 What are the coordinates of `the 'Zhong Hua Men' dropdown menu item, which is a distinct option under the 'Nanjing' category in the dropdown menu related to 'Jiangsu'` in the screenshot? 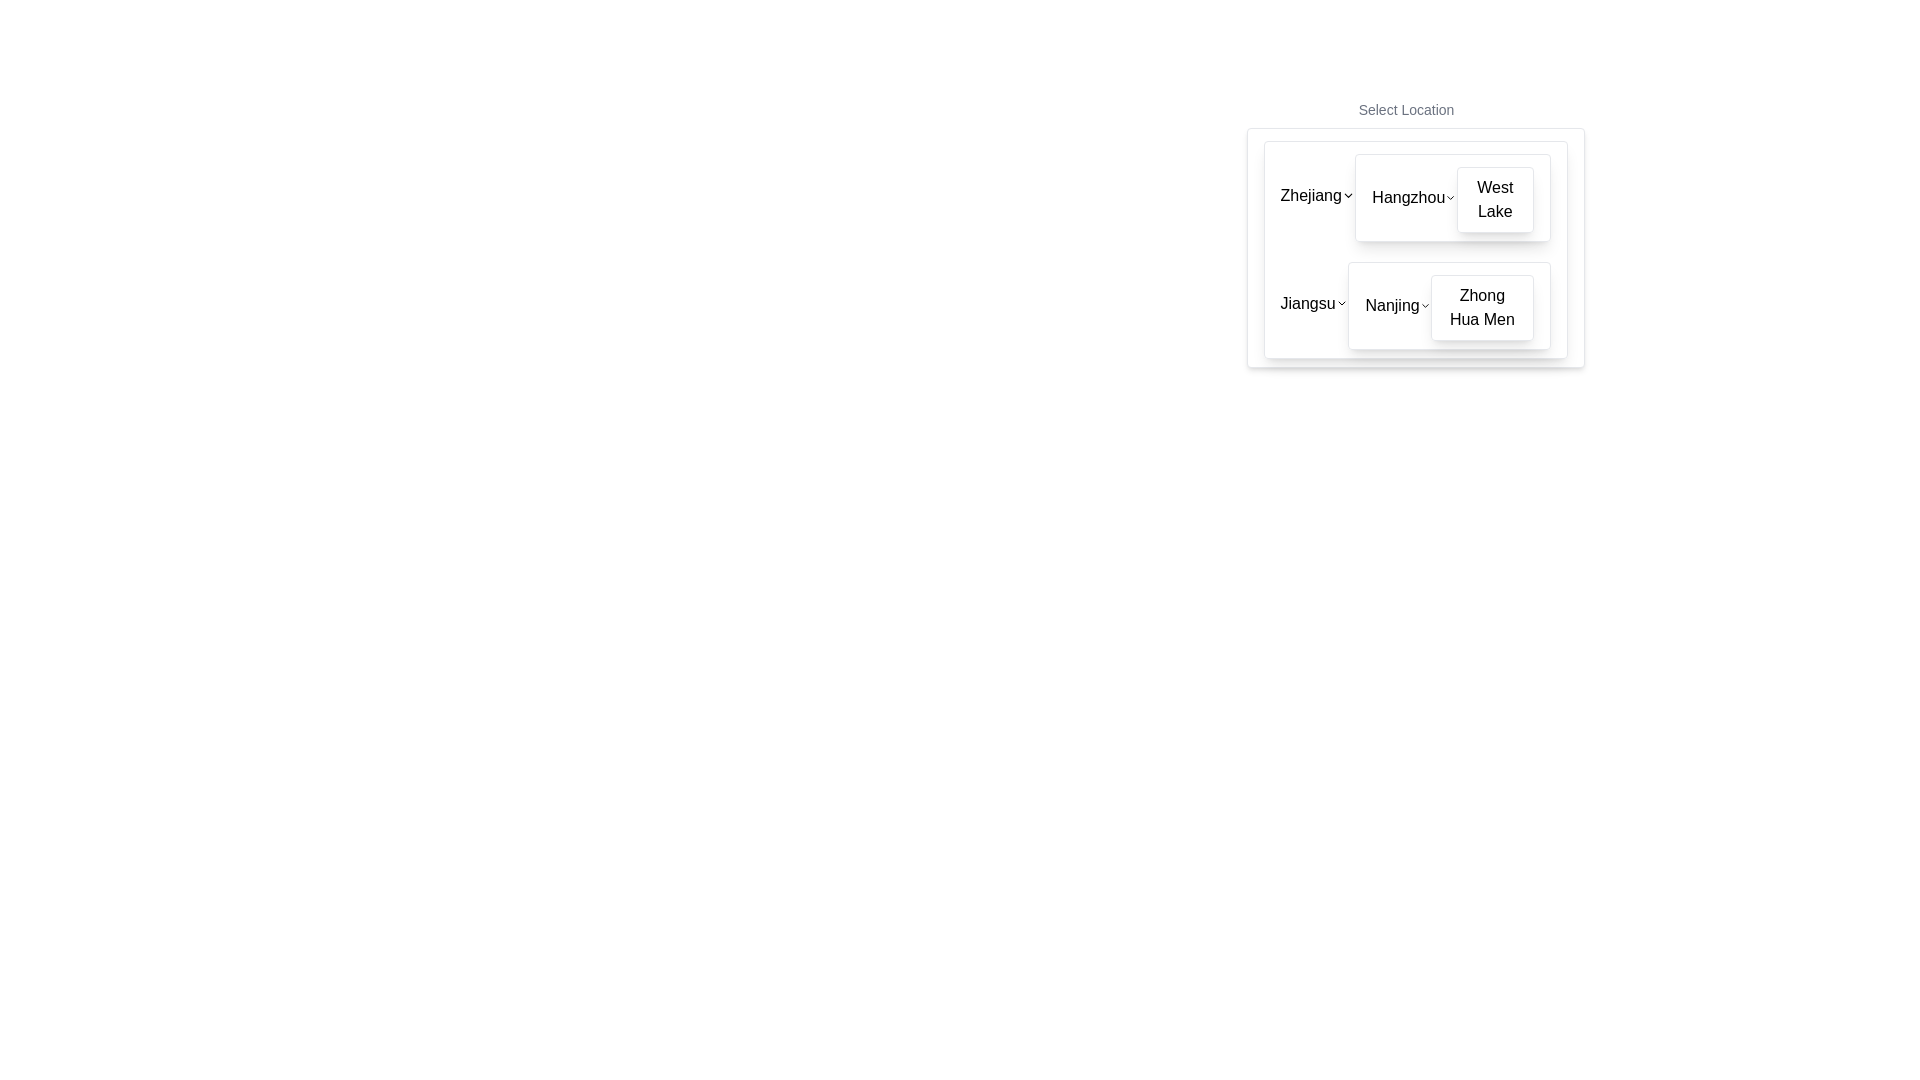 It's located at (1482, 308).